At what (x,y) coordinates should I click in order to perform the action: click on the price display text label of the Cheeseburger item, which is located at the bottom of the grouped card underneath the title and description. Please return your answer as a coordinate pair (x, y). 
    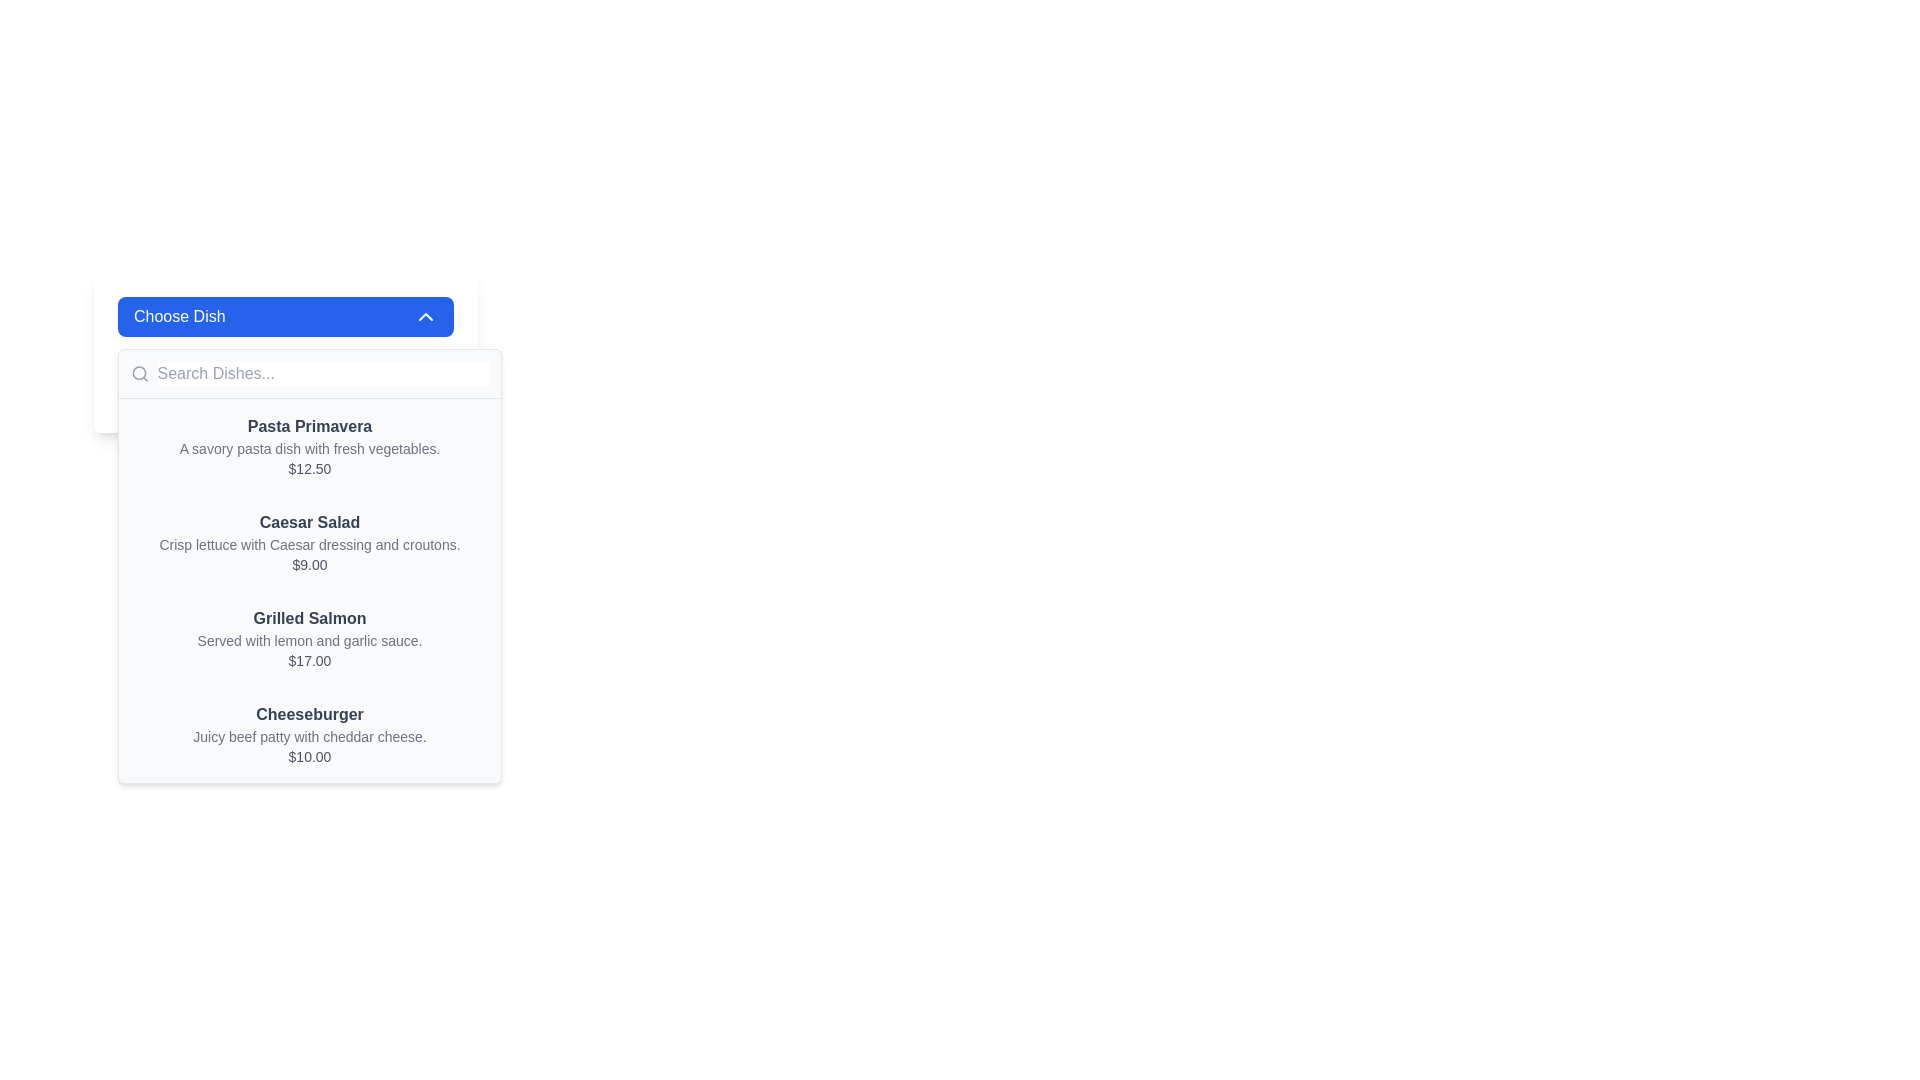
    Looking at the image, I should click on (309, 756).